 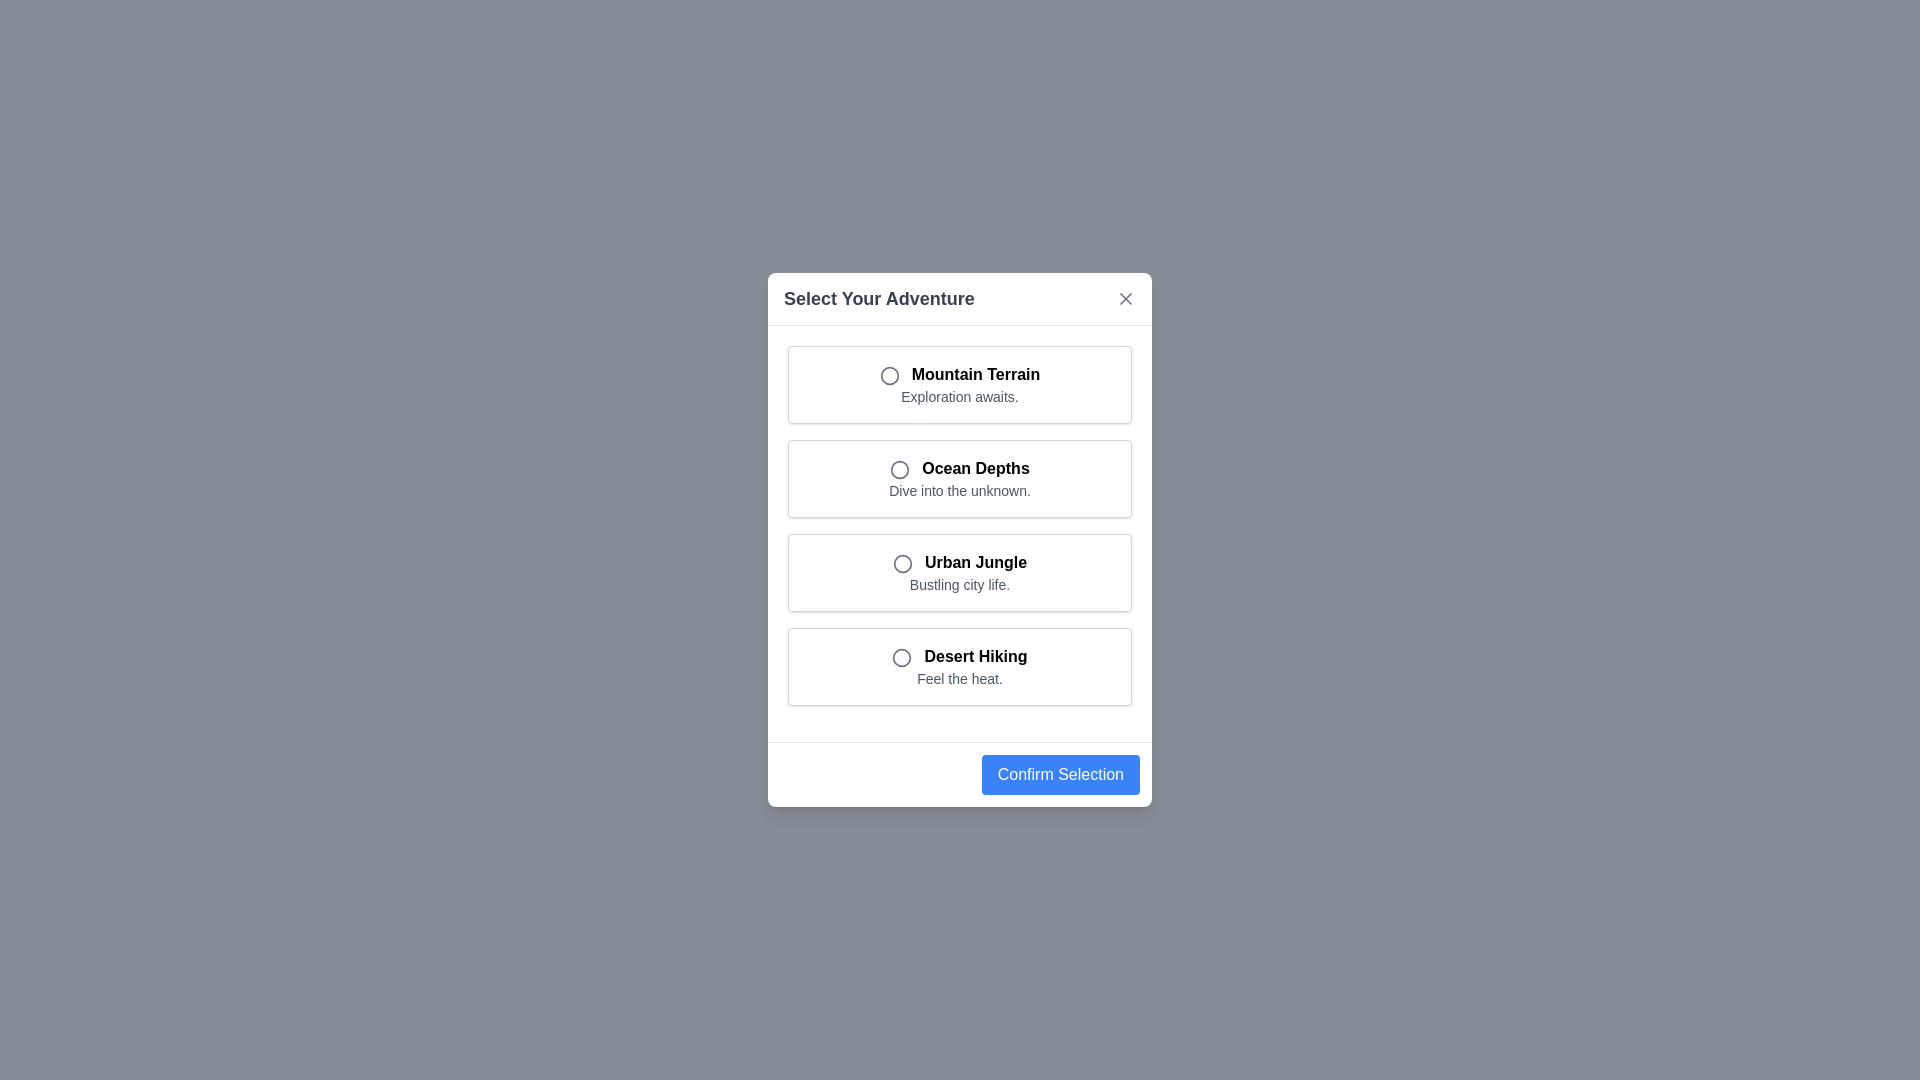 What do you see at coordinates (1126, 299) in the screenshot?
I see `the close button to close the dialog` at bounding box center [1126, 299].